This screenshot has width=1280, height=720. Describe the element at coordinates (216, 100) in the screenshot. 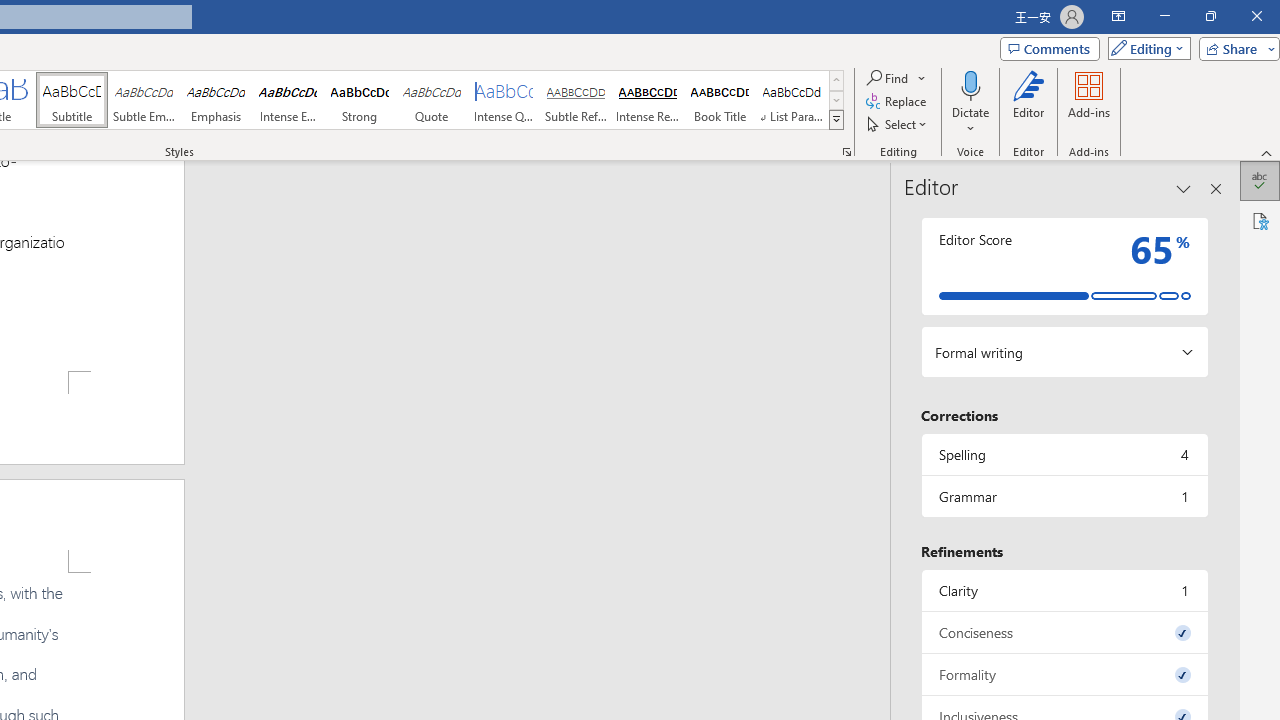

I see `'Emphasis'` at that location.